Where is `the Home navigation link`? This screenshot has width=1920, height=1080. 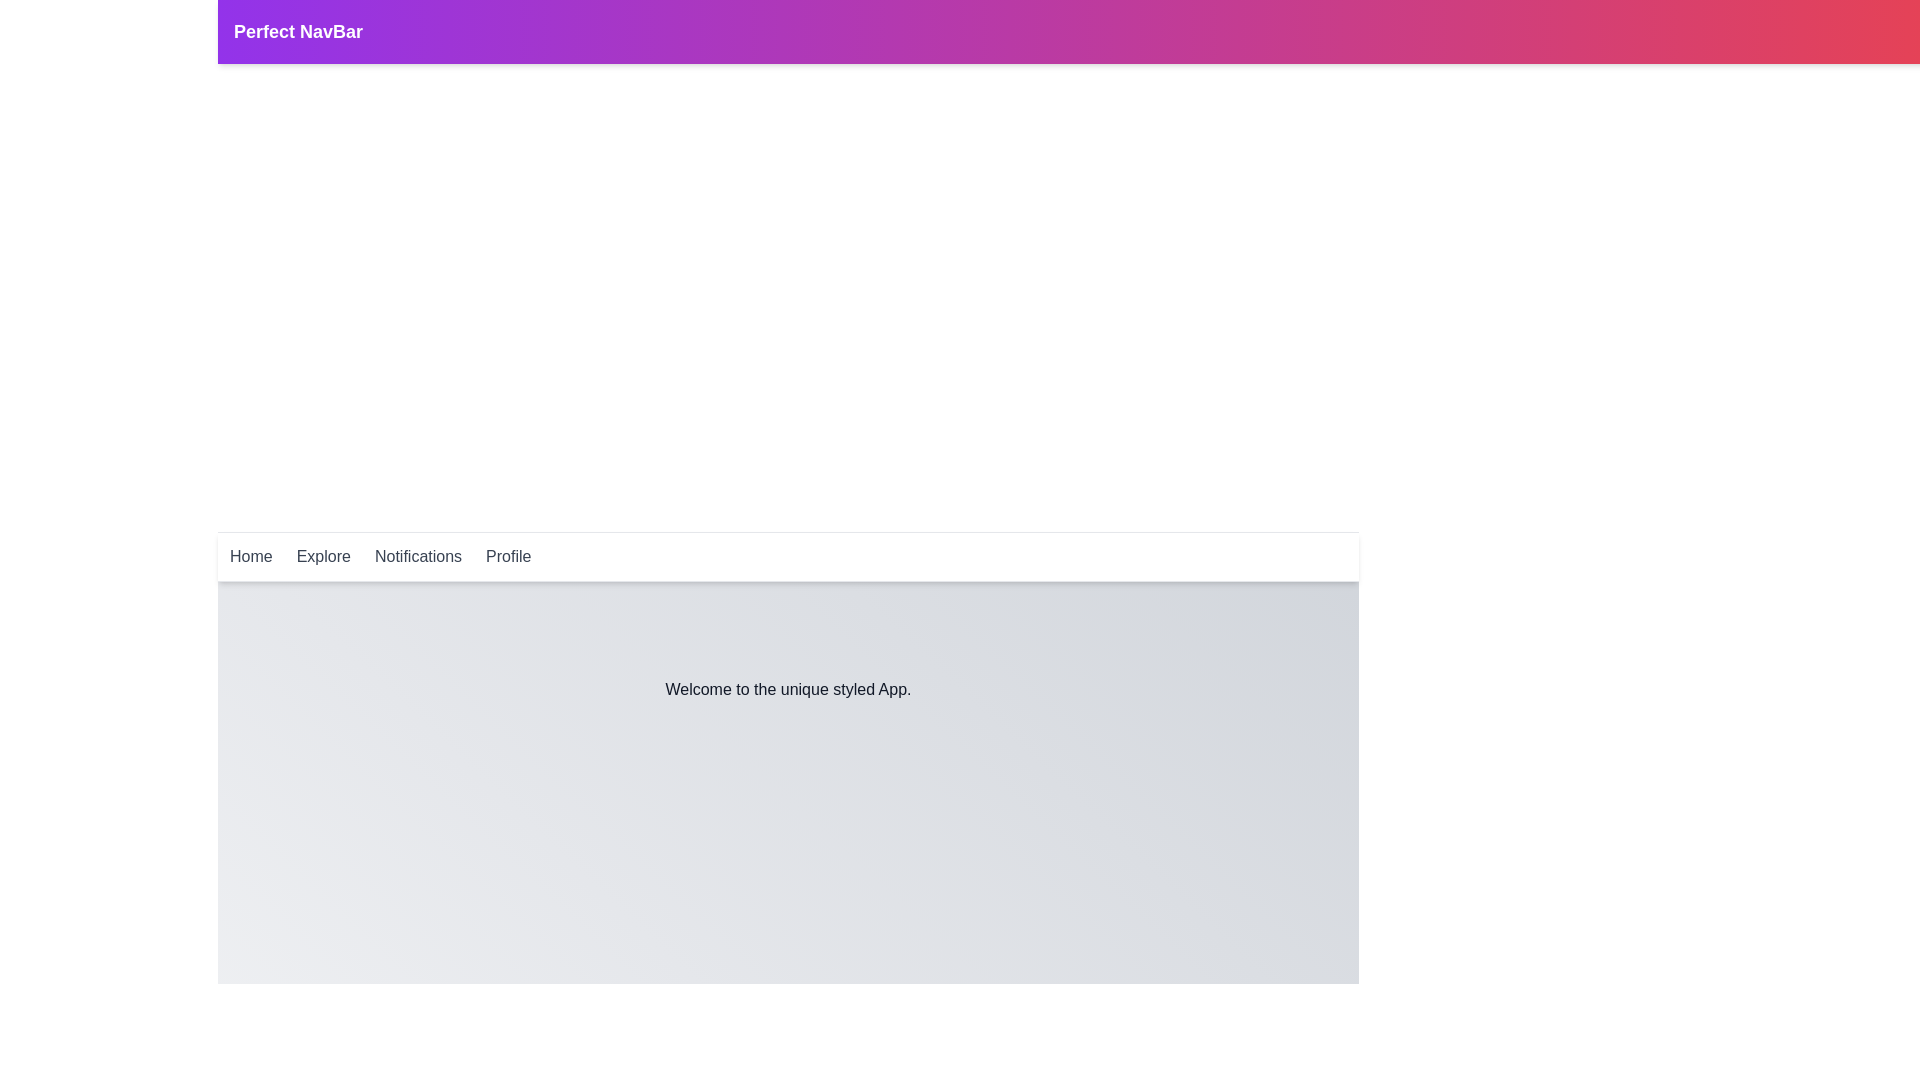
the Home navigation link is located at coordinates (249, 556).